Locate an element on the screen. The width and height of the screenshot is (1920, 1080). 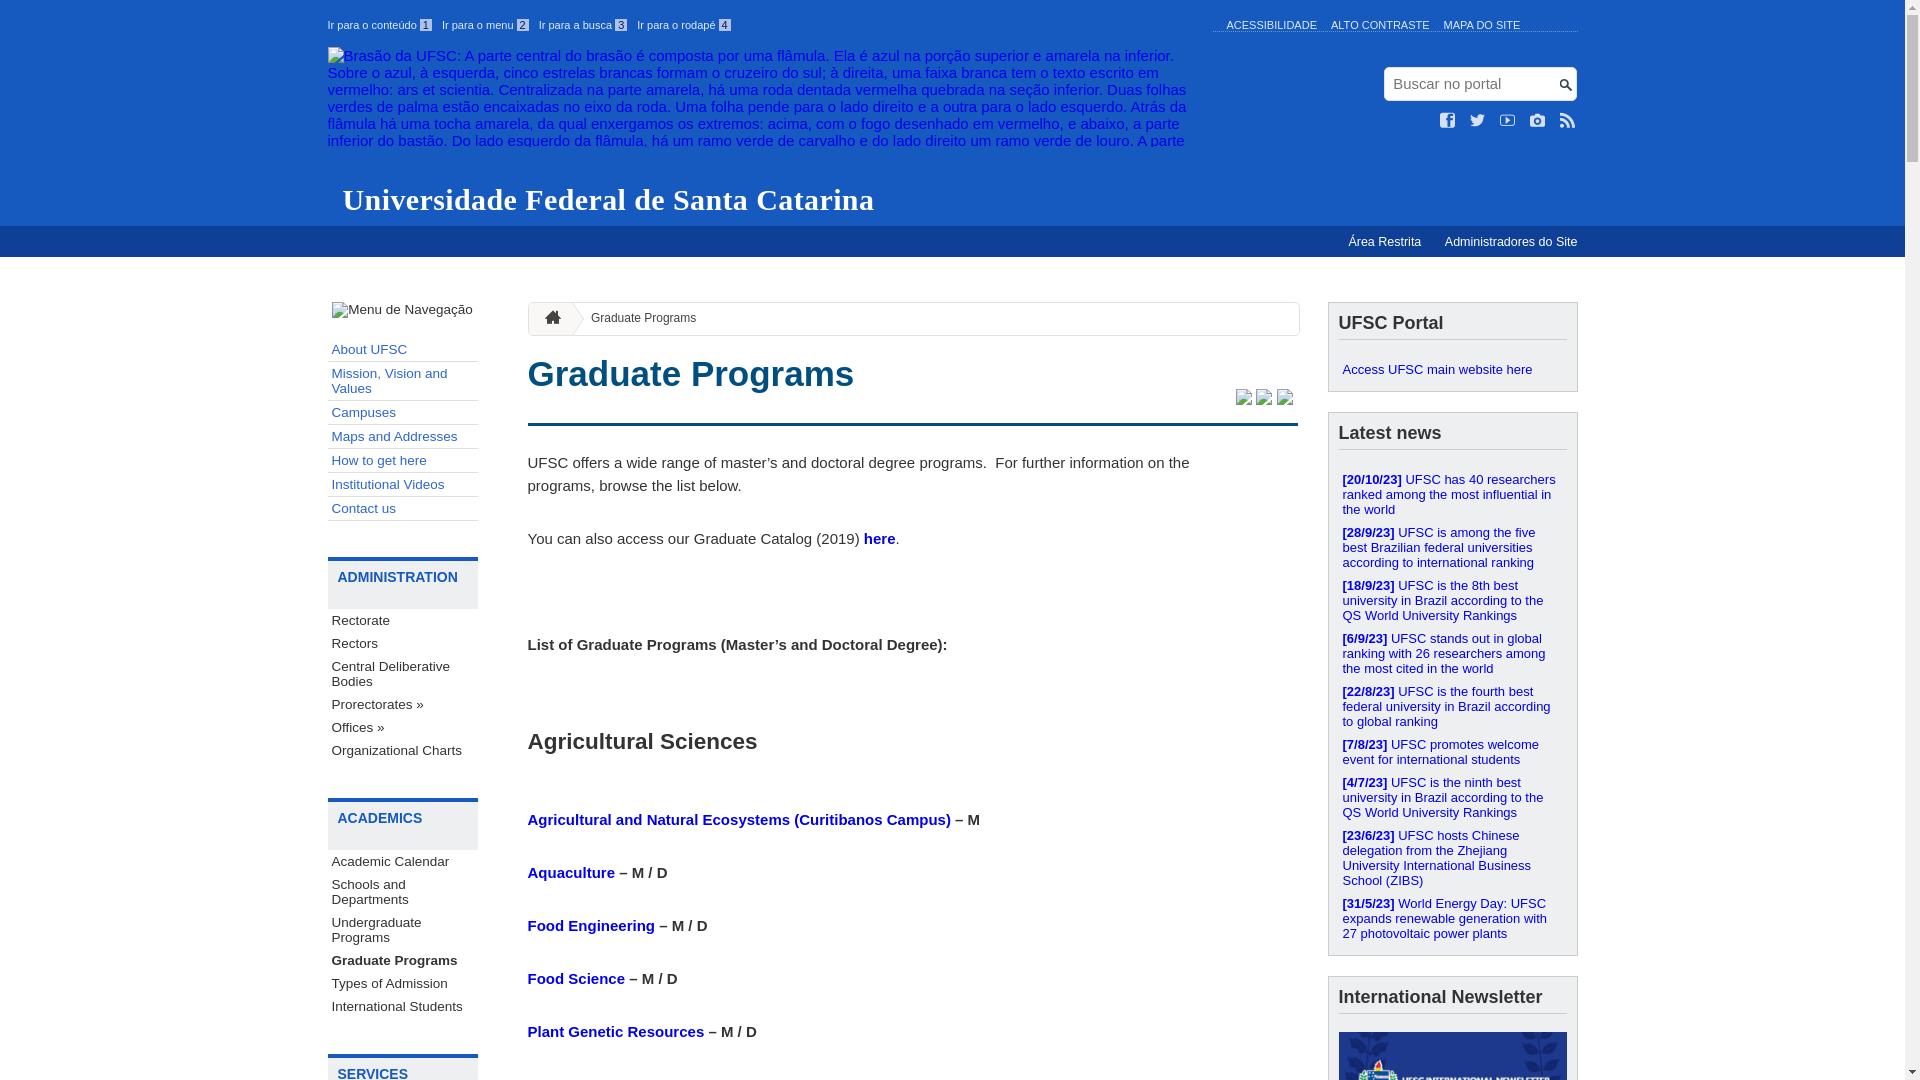
'Food Science' is located at coordinates (575, 977).